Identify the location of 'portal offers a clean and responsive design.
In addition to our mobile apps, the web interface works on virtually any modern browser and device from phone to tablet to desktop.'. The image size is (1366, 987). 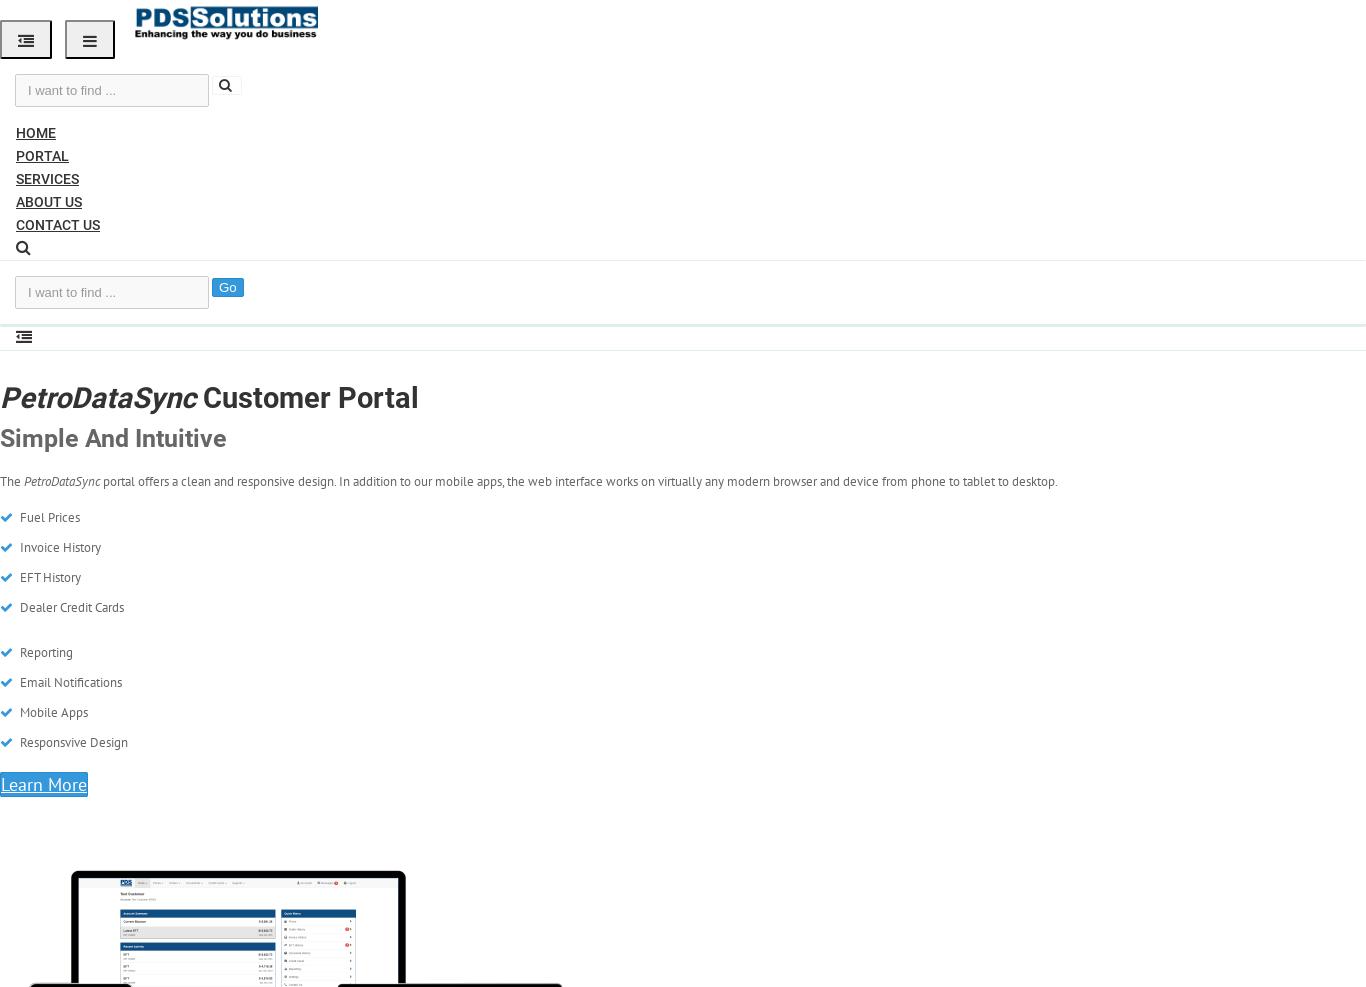
(578, 480).